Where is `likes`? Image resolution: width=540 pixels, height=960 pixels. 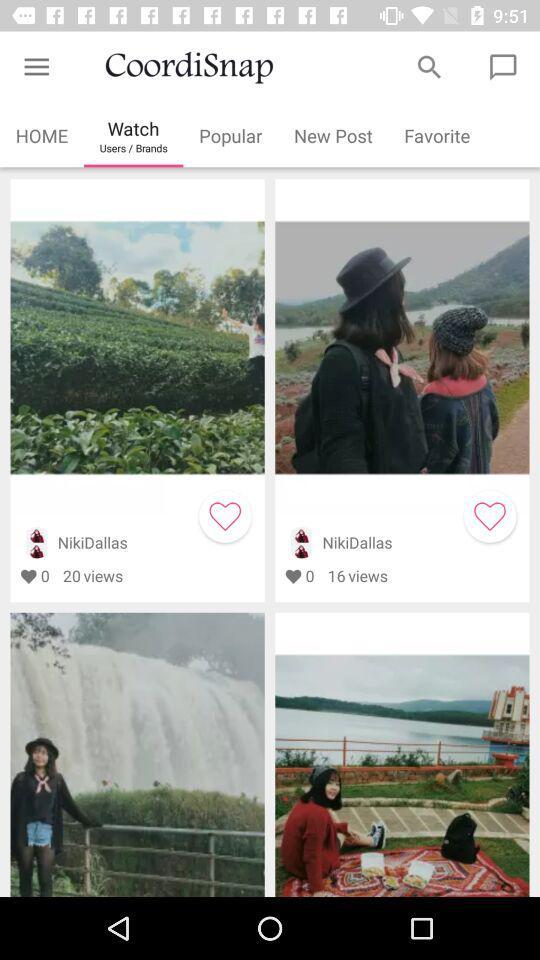
likes is located at coordinates (224, 515).